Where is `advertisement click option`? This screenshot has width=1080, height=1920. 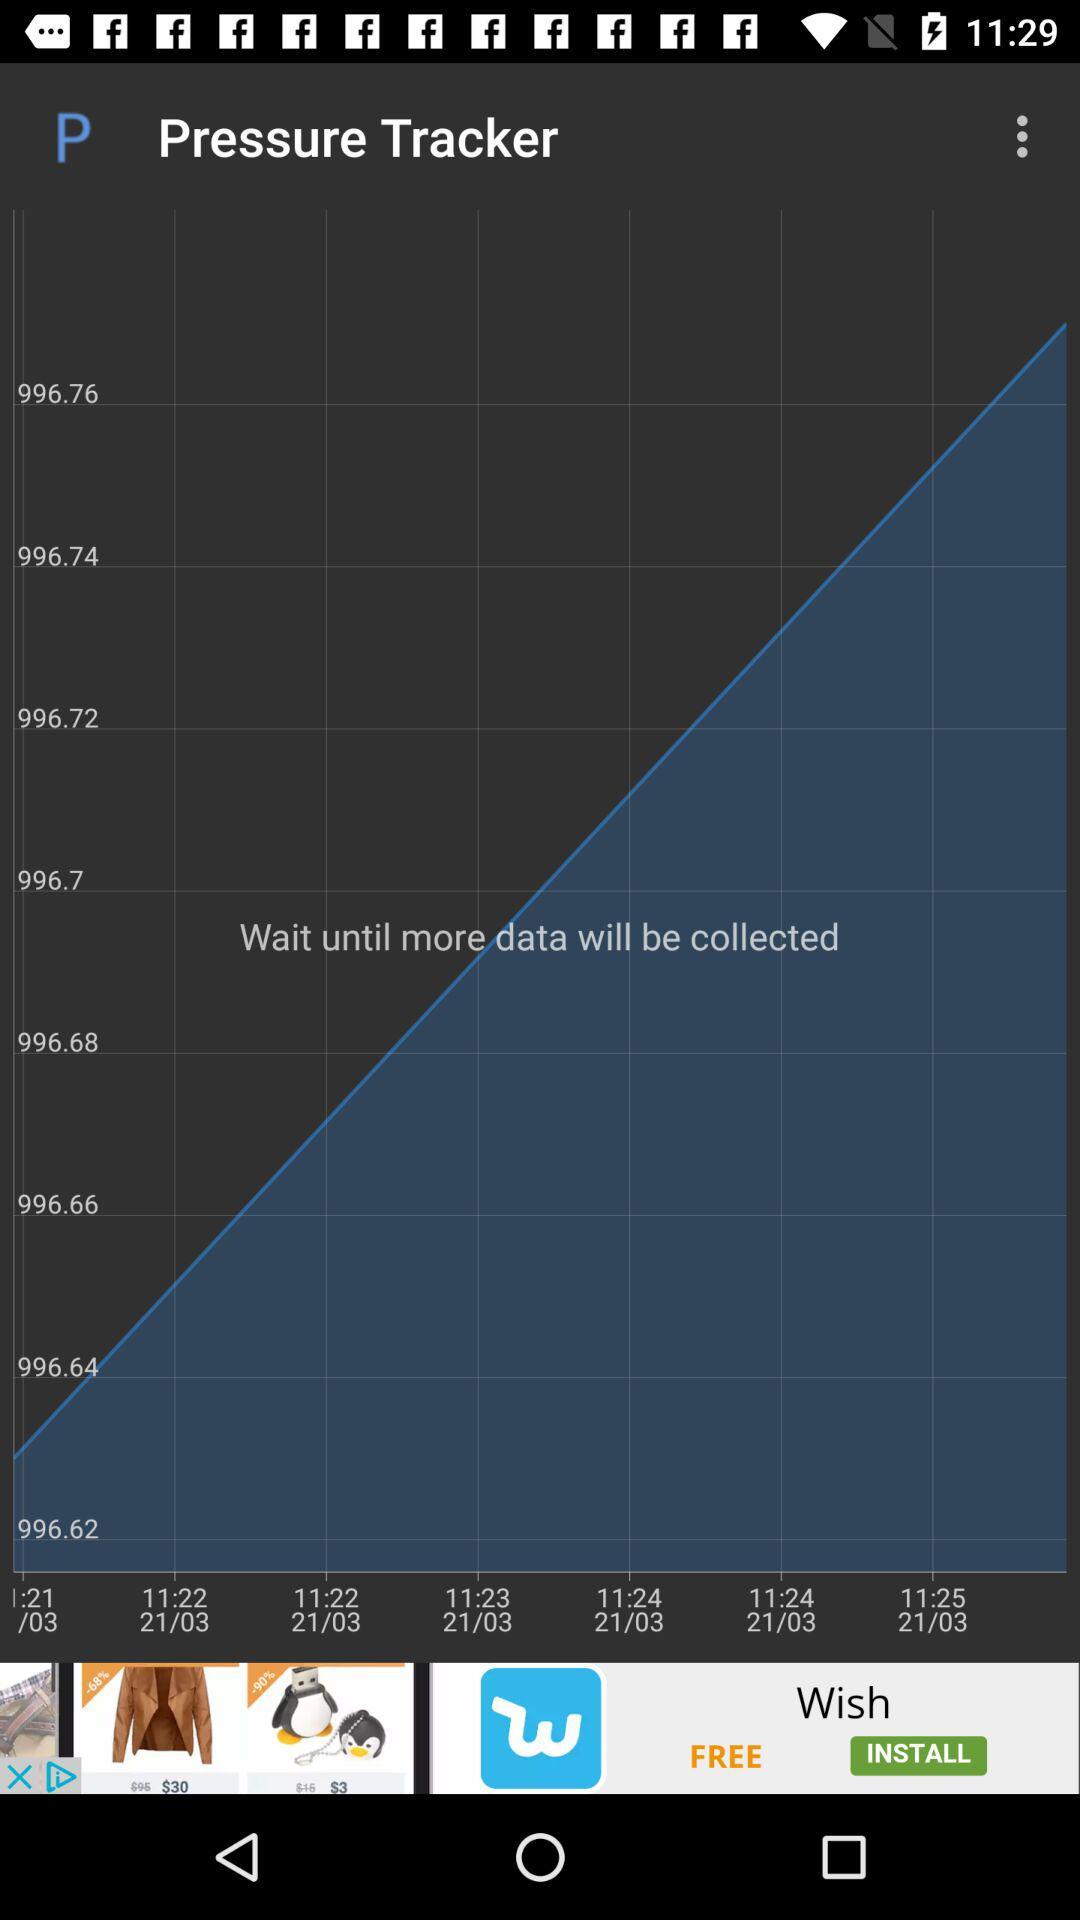 advertisement click option is located at coordinates (540, 1727).